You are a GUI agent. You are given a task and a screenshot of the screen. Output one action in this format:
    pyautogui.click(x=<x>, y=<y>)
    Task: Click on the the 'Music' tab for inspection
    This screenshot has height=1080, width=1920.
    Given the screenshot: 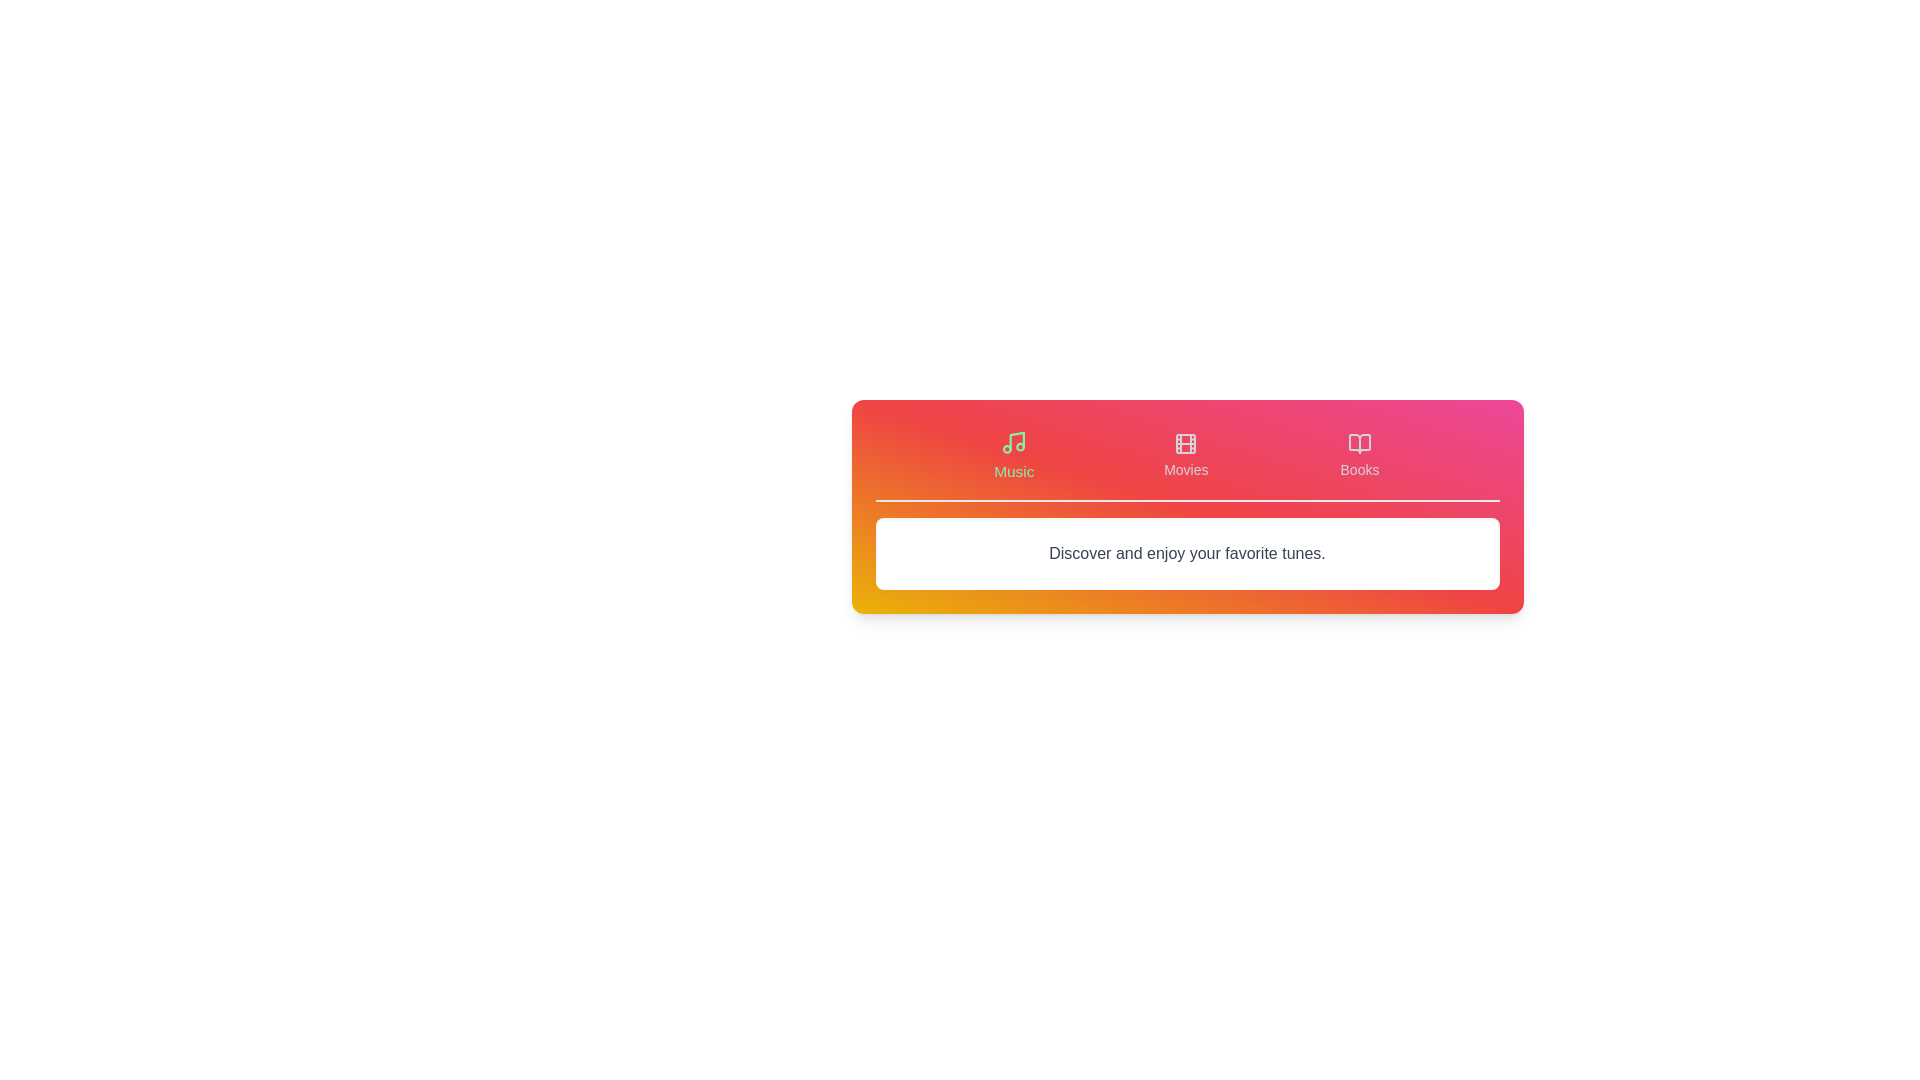 What is the action you would take?
    pyautogui.click(x=1012, y=455)
    